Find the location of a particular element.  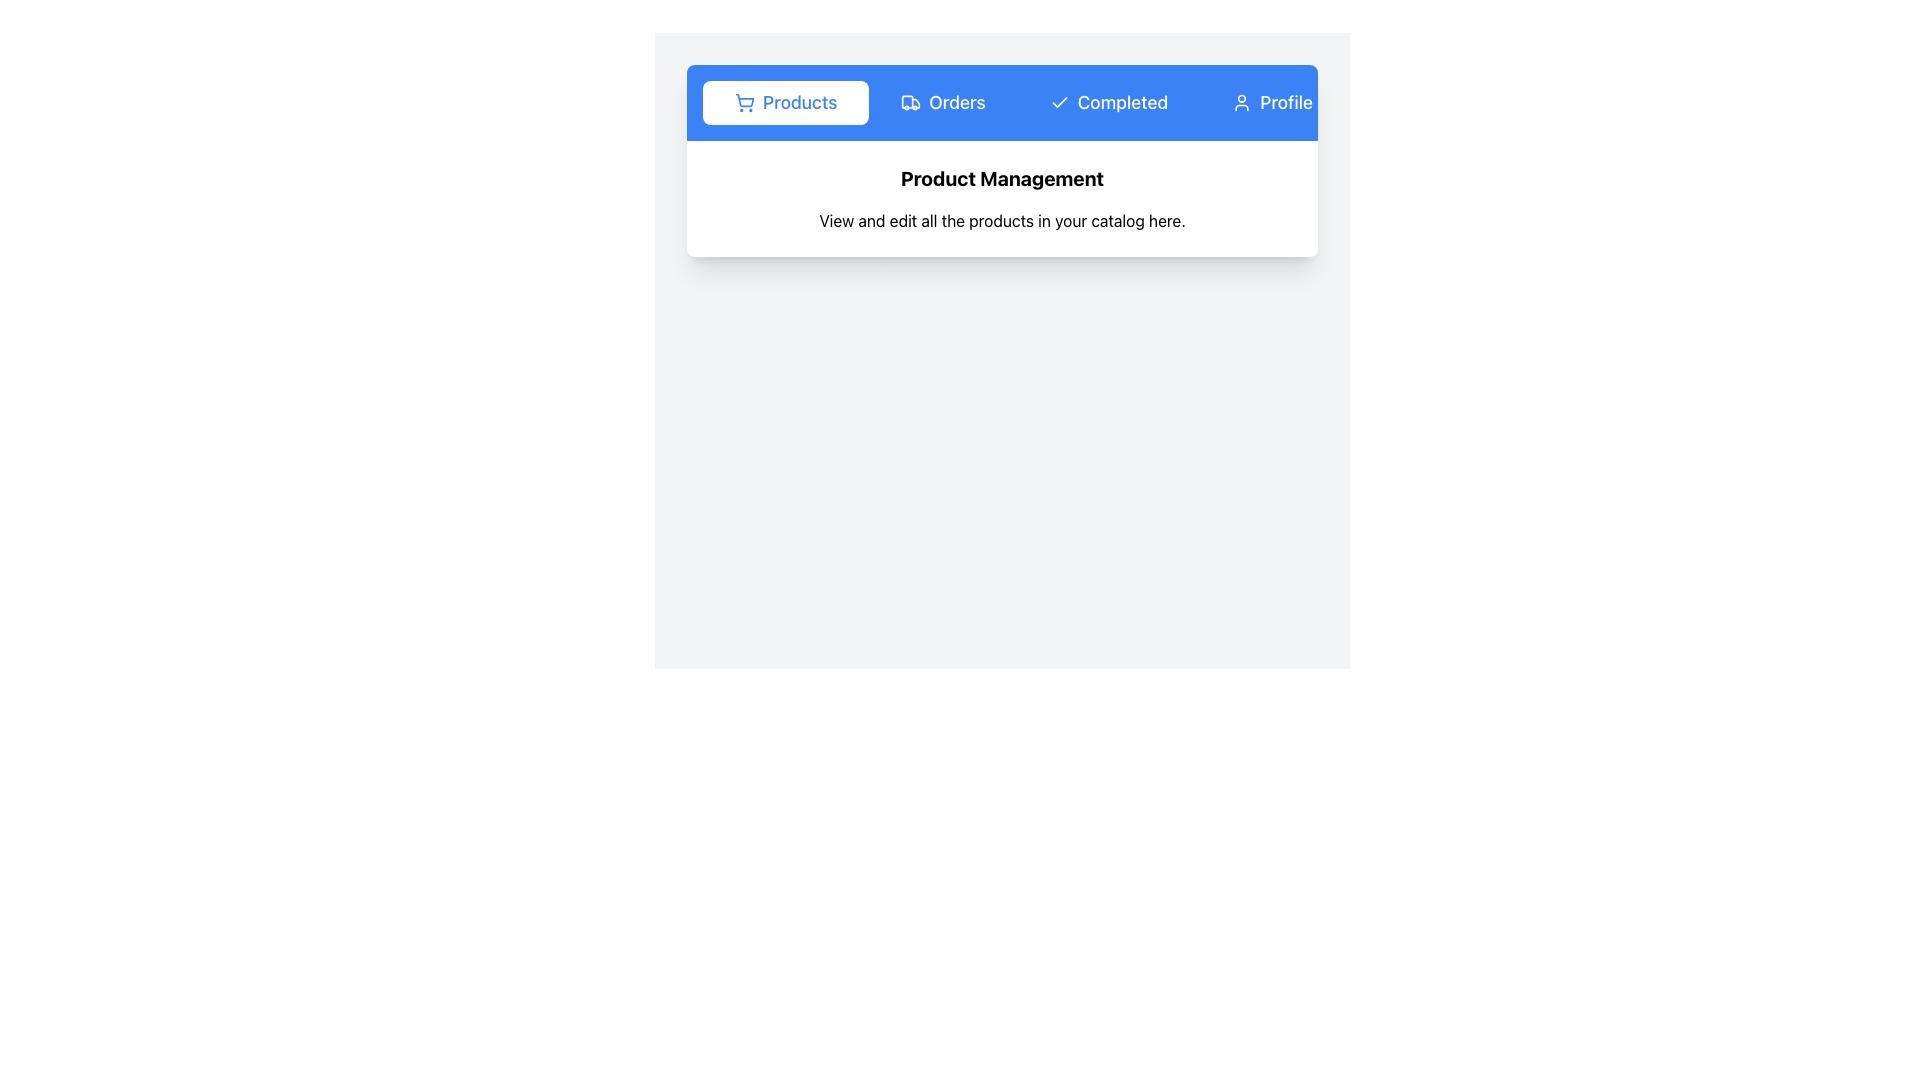

the blue 'Profile' button with a user icon, located at the far-right of the navigation bar is located at coordinates (1271, 103).